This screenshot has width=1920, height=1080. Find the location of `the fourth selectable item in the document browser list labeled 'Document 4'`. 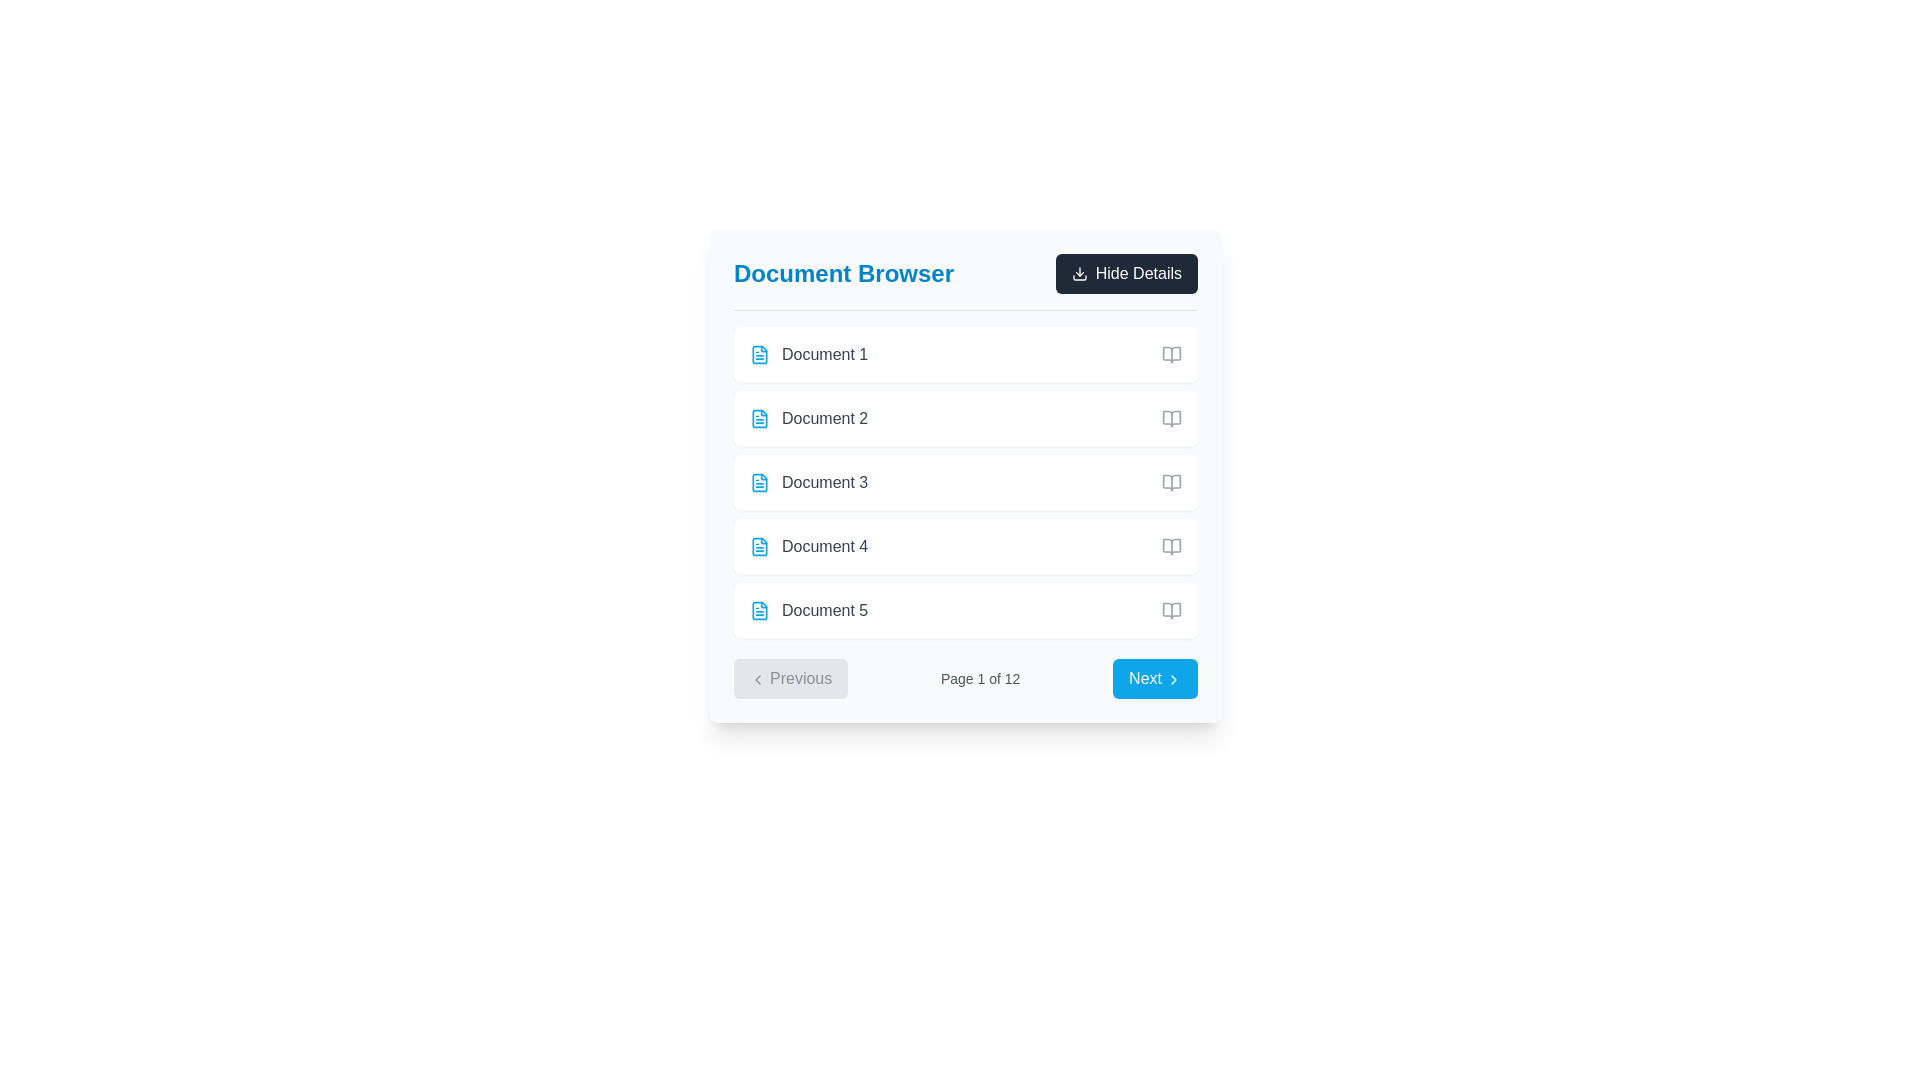

the fourth selectable item in the document browser list labeled 'Document 4' is located at coordinates (965, 547).